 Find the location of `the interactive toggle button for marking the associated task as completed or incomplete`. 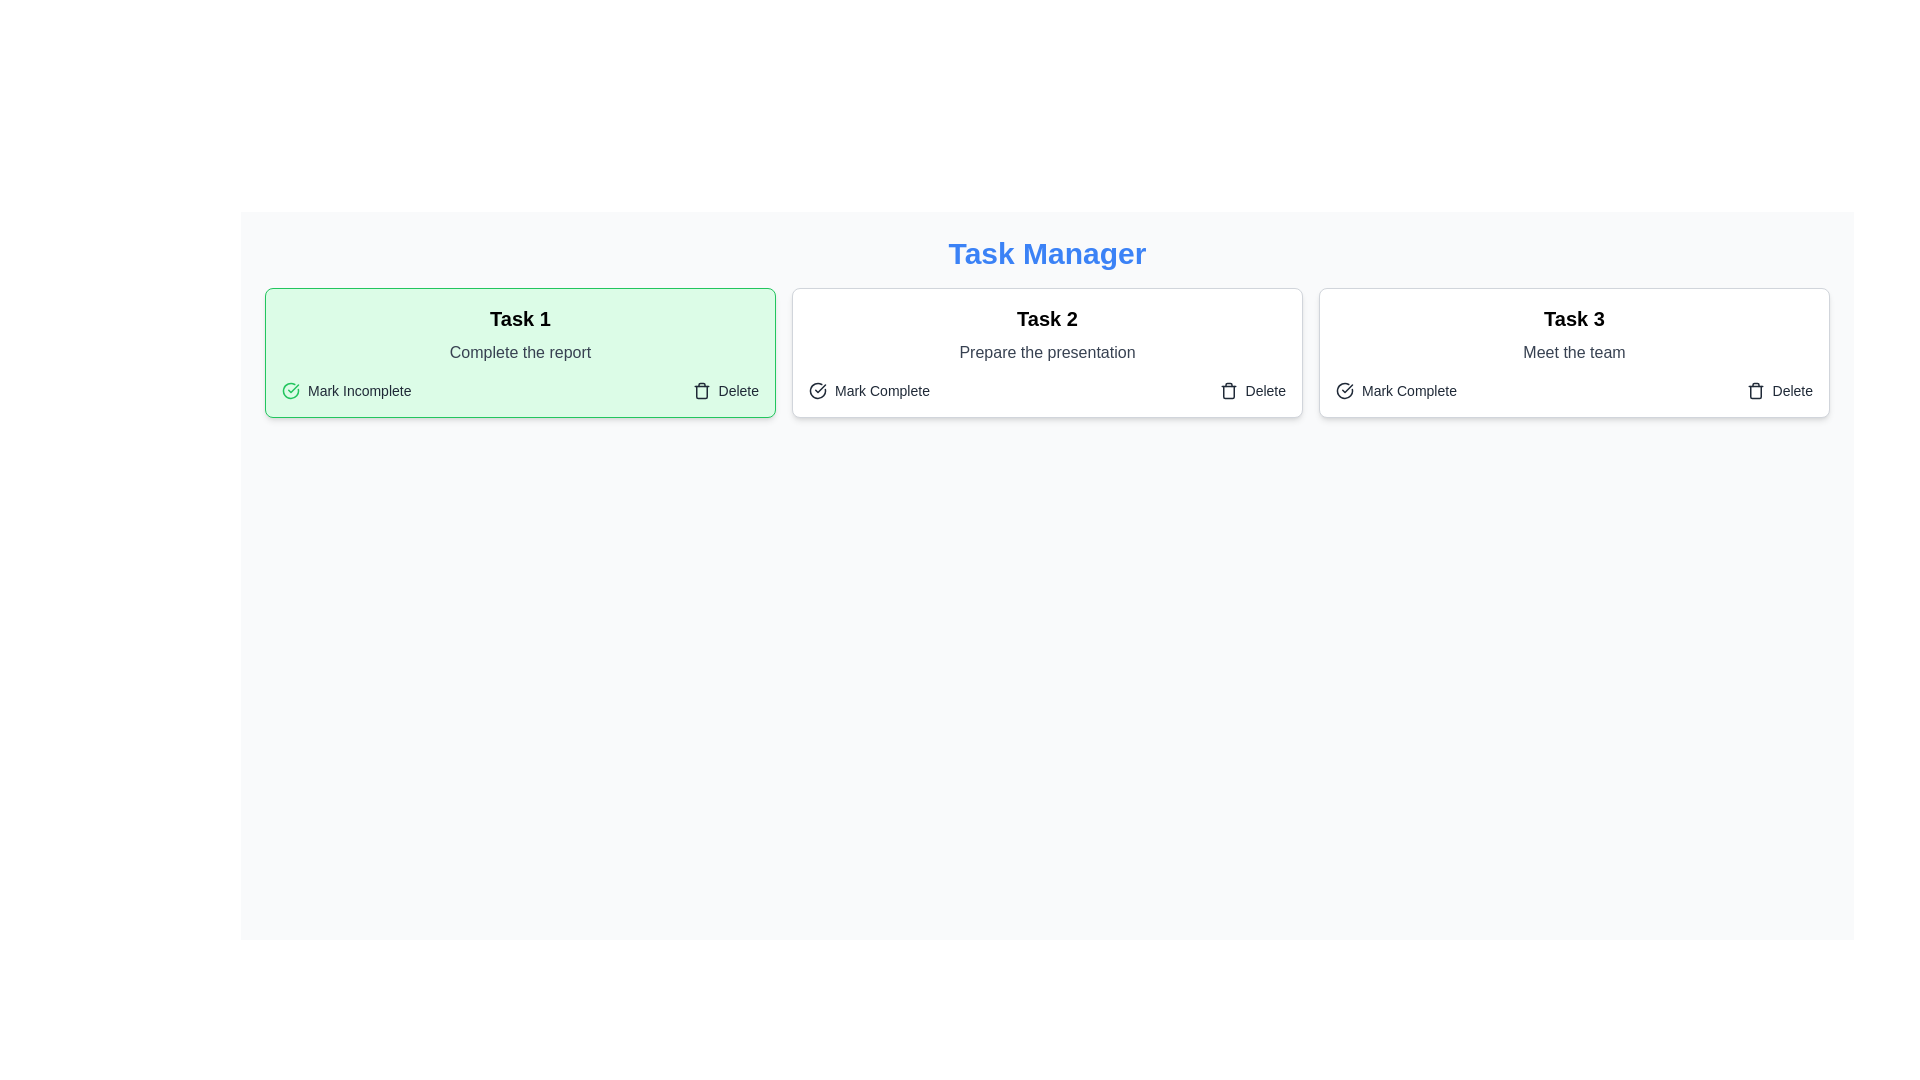

the interactive toggle button for marking the associated task as completed or incomplete is located at coordinates (869, 390).